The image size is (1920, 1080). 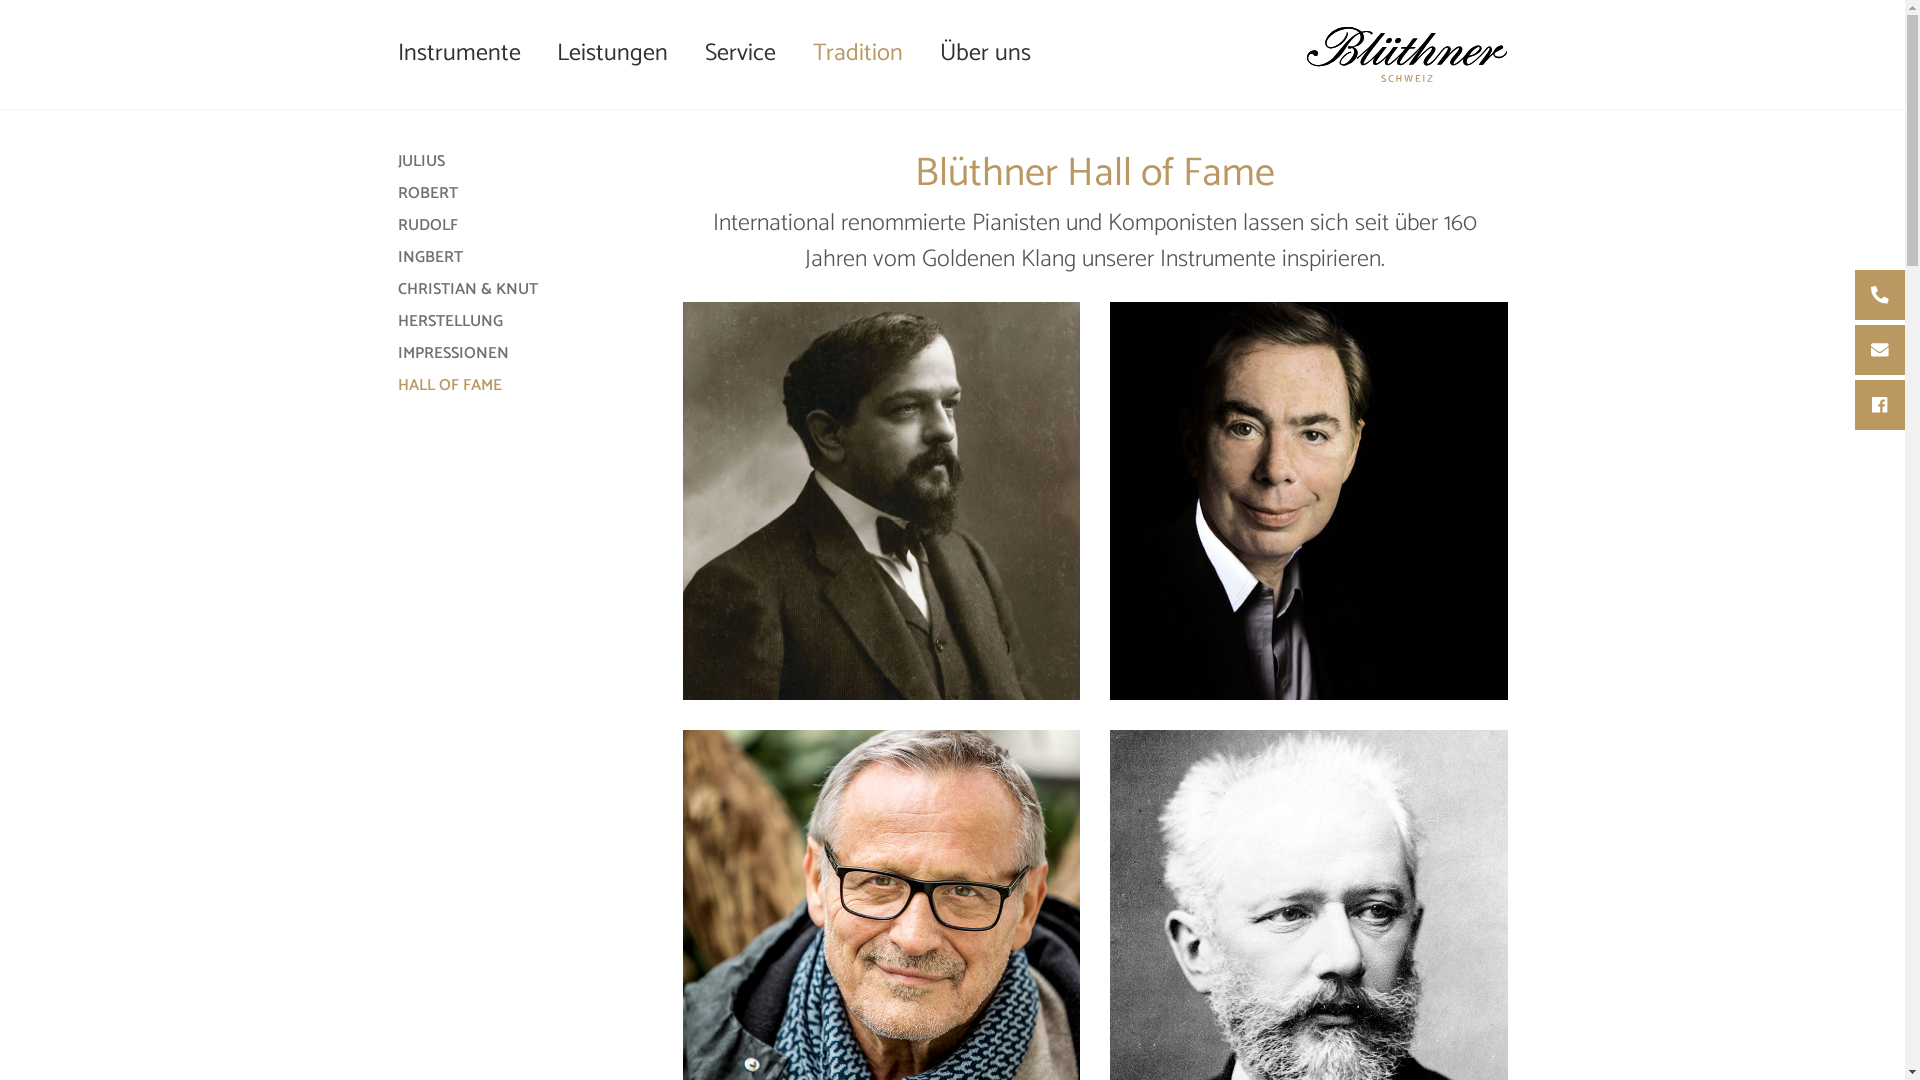 I want to click on 'RUDOLF', so click(x=398, y=225).